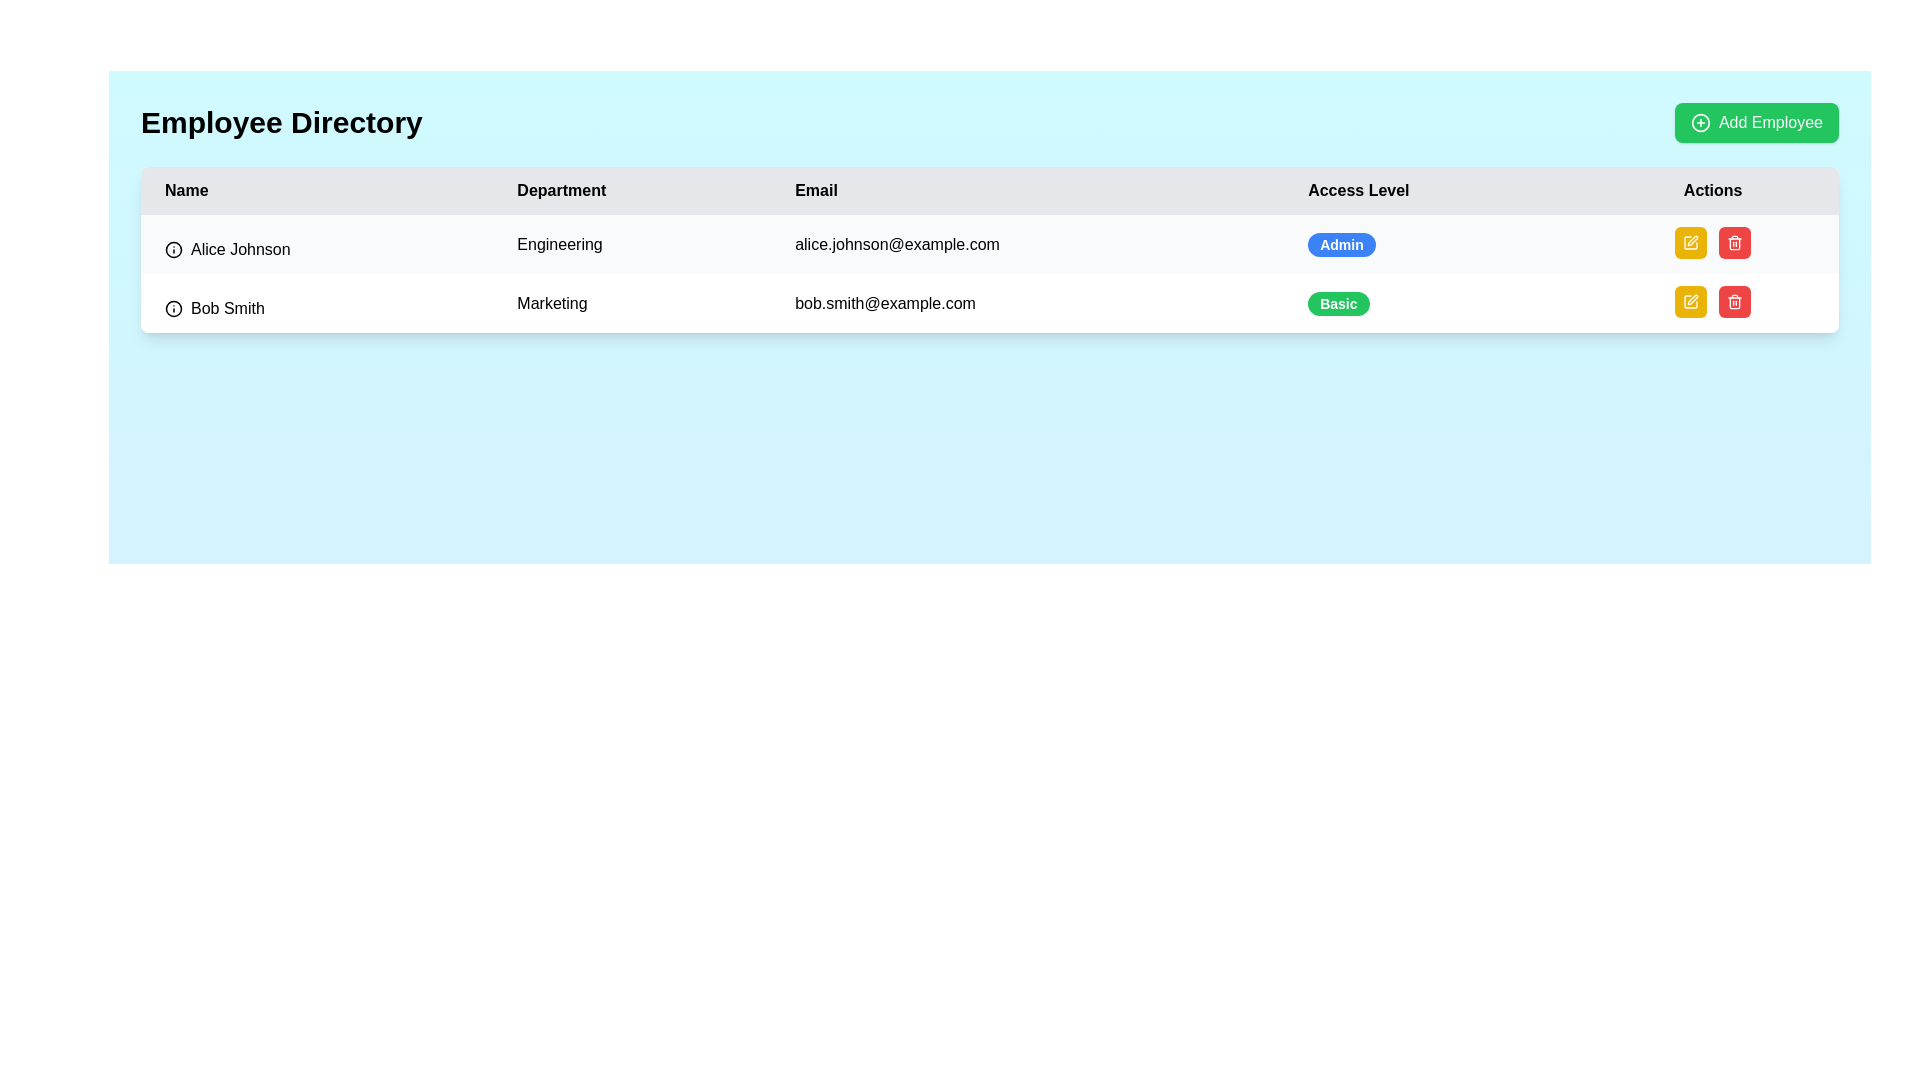  What do you see at coordinates (1689, 242) in the screenshot?
I see `the edit icon button, which is a rectangular shape with a pen icon, located in the 'Actions' column of the second row in the table` at bounding box center [1689, 242].